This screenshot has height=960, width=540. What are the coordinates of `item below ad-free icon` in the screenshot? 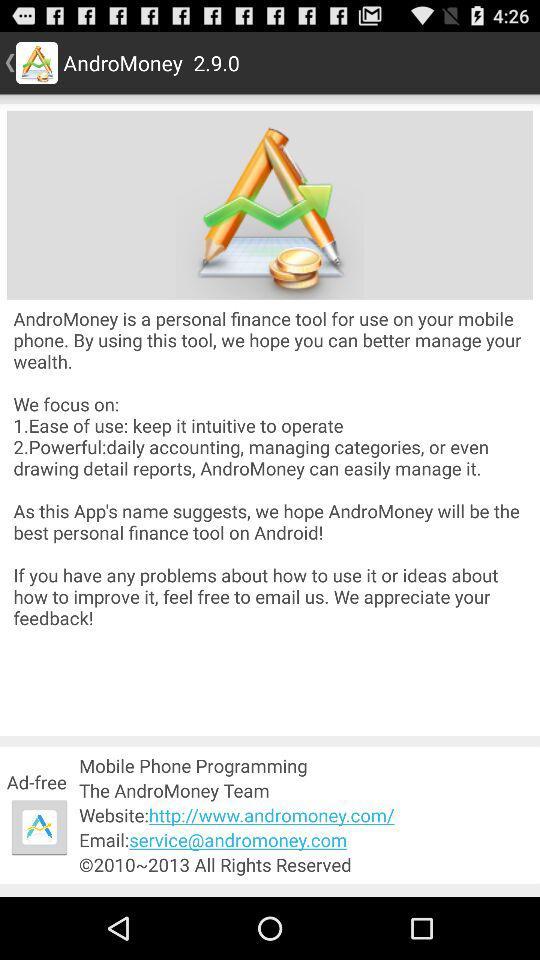 It's located at (39, 827).